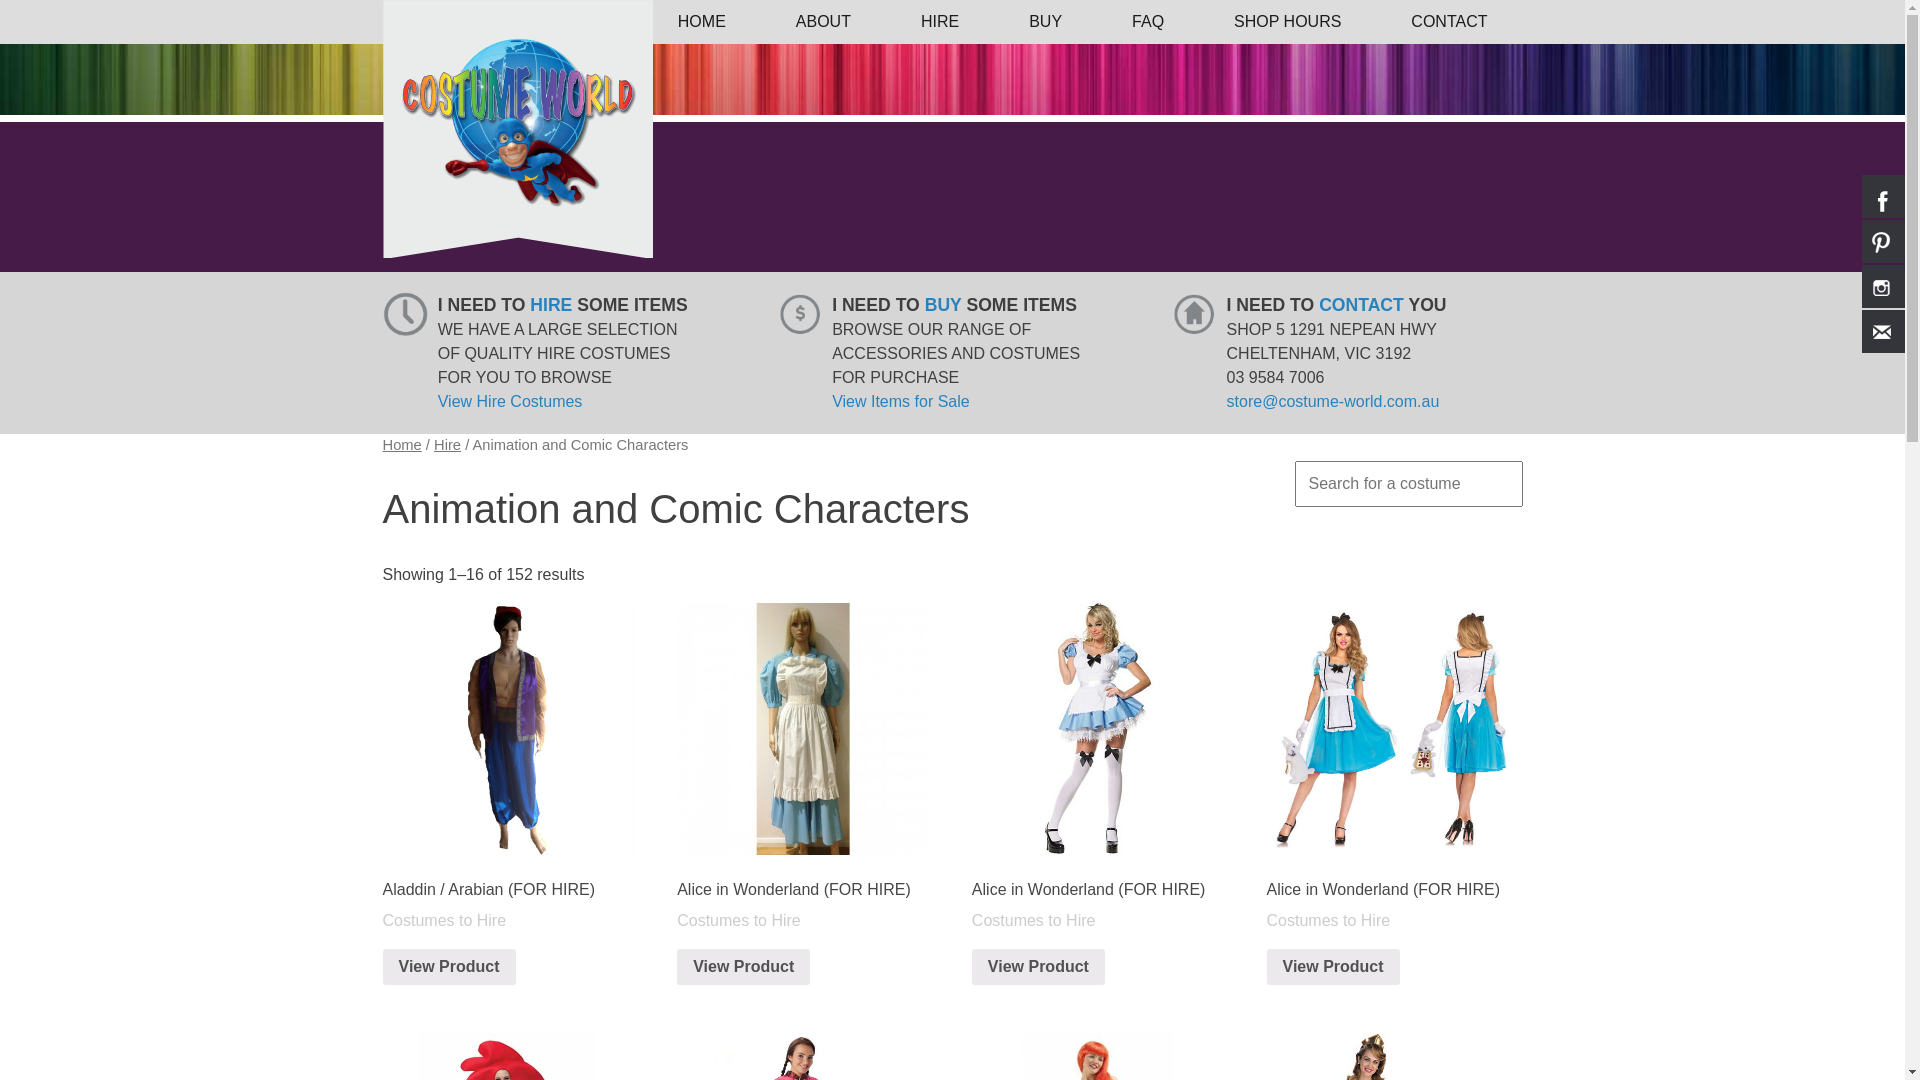  I want to click on 'Hire', so click(432, 443).